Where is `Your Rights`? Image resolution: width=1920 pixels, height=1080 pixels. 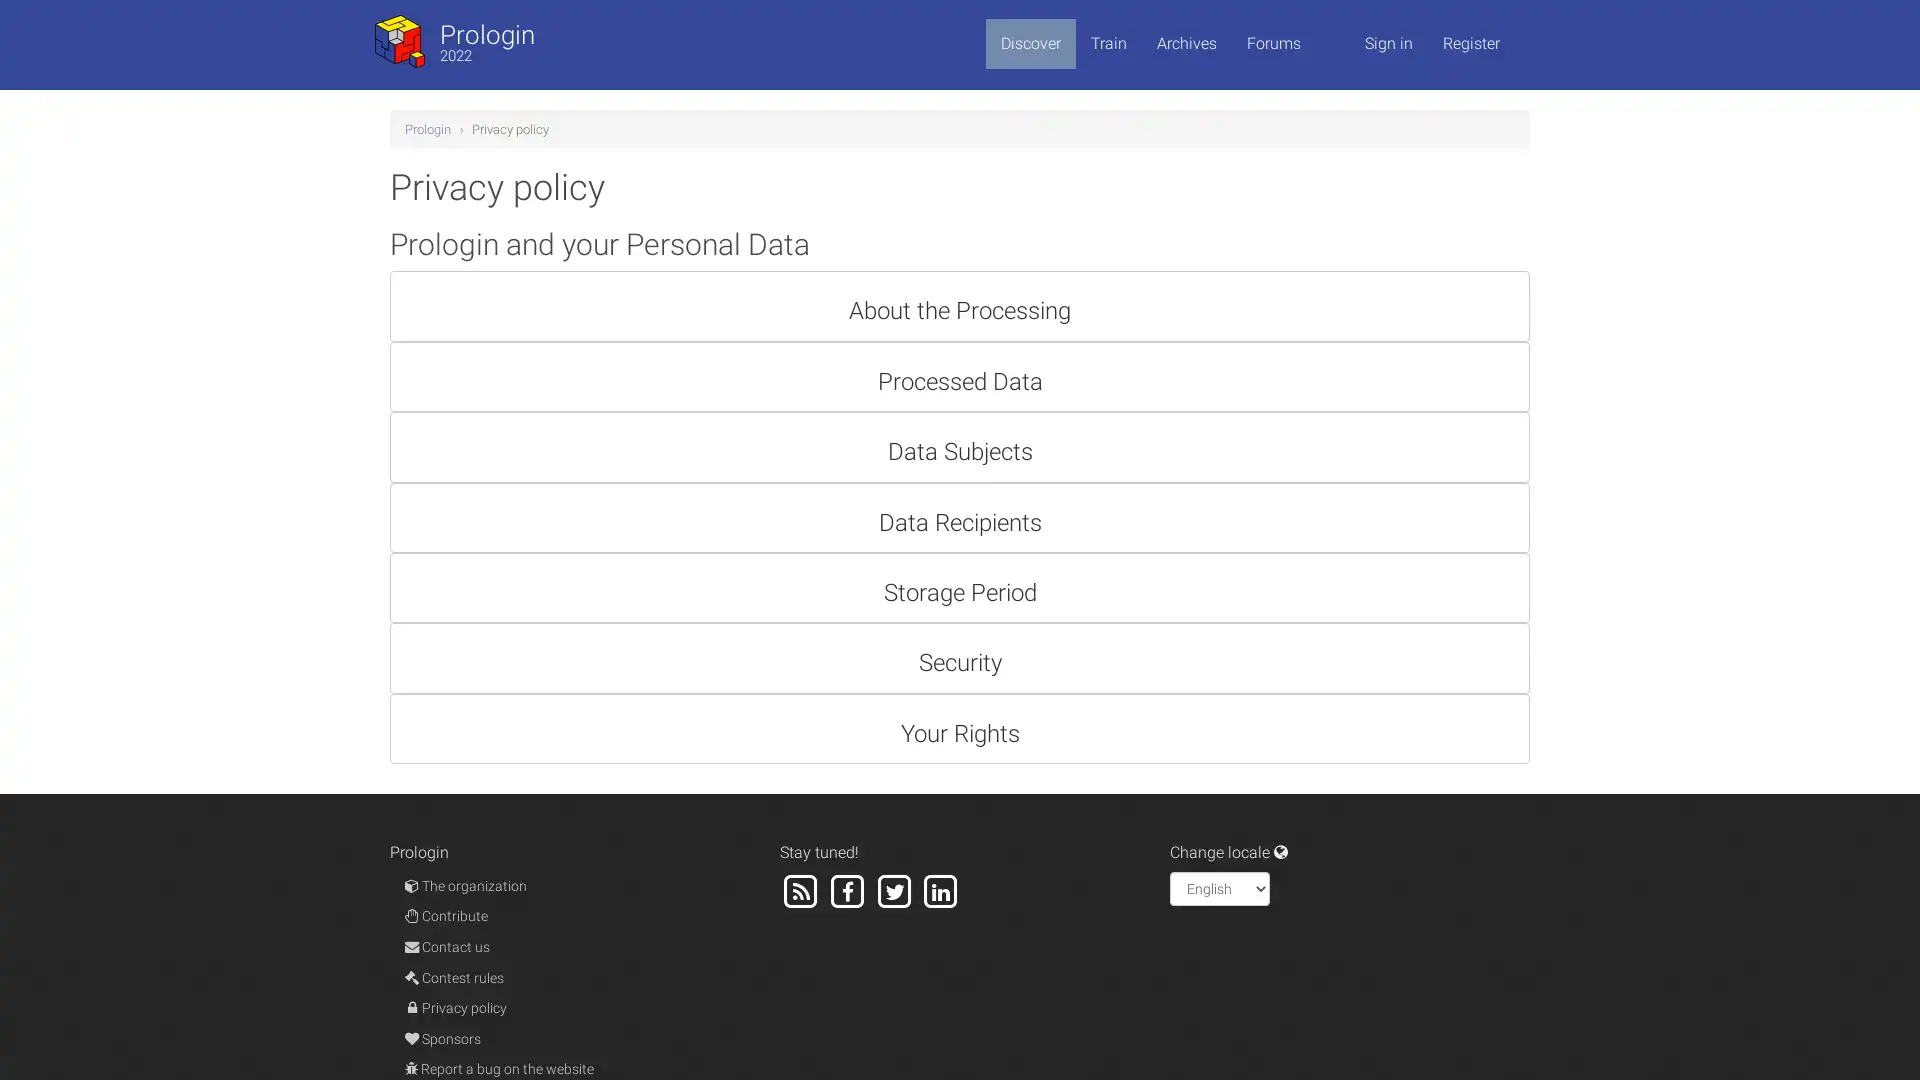
Your Rights is located at coordinates (960, 728).